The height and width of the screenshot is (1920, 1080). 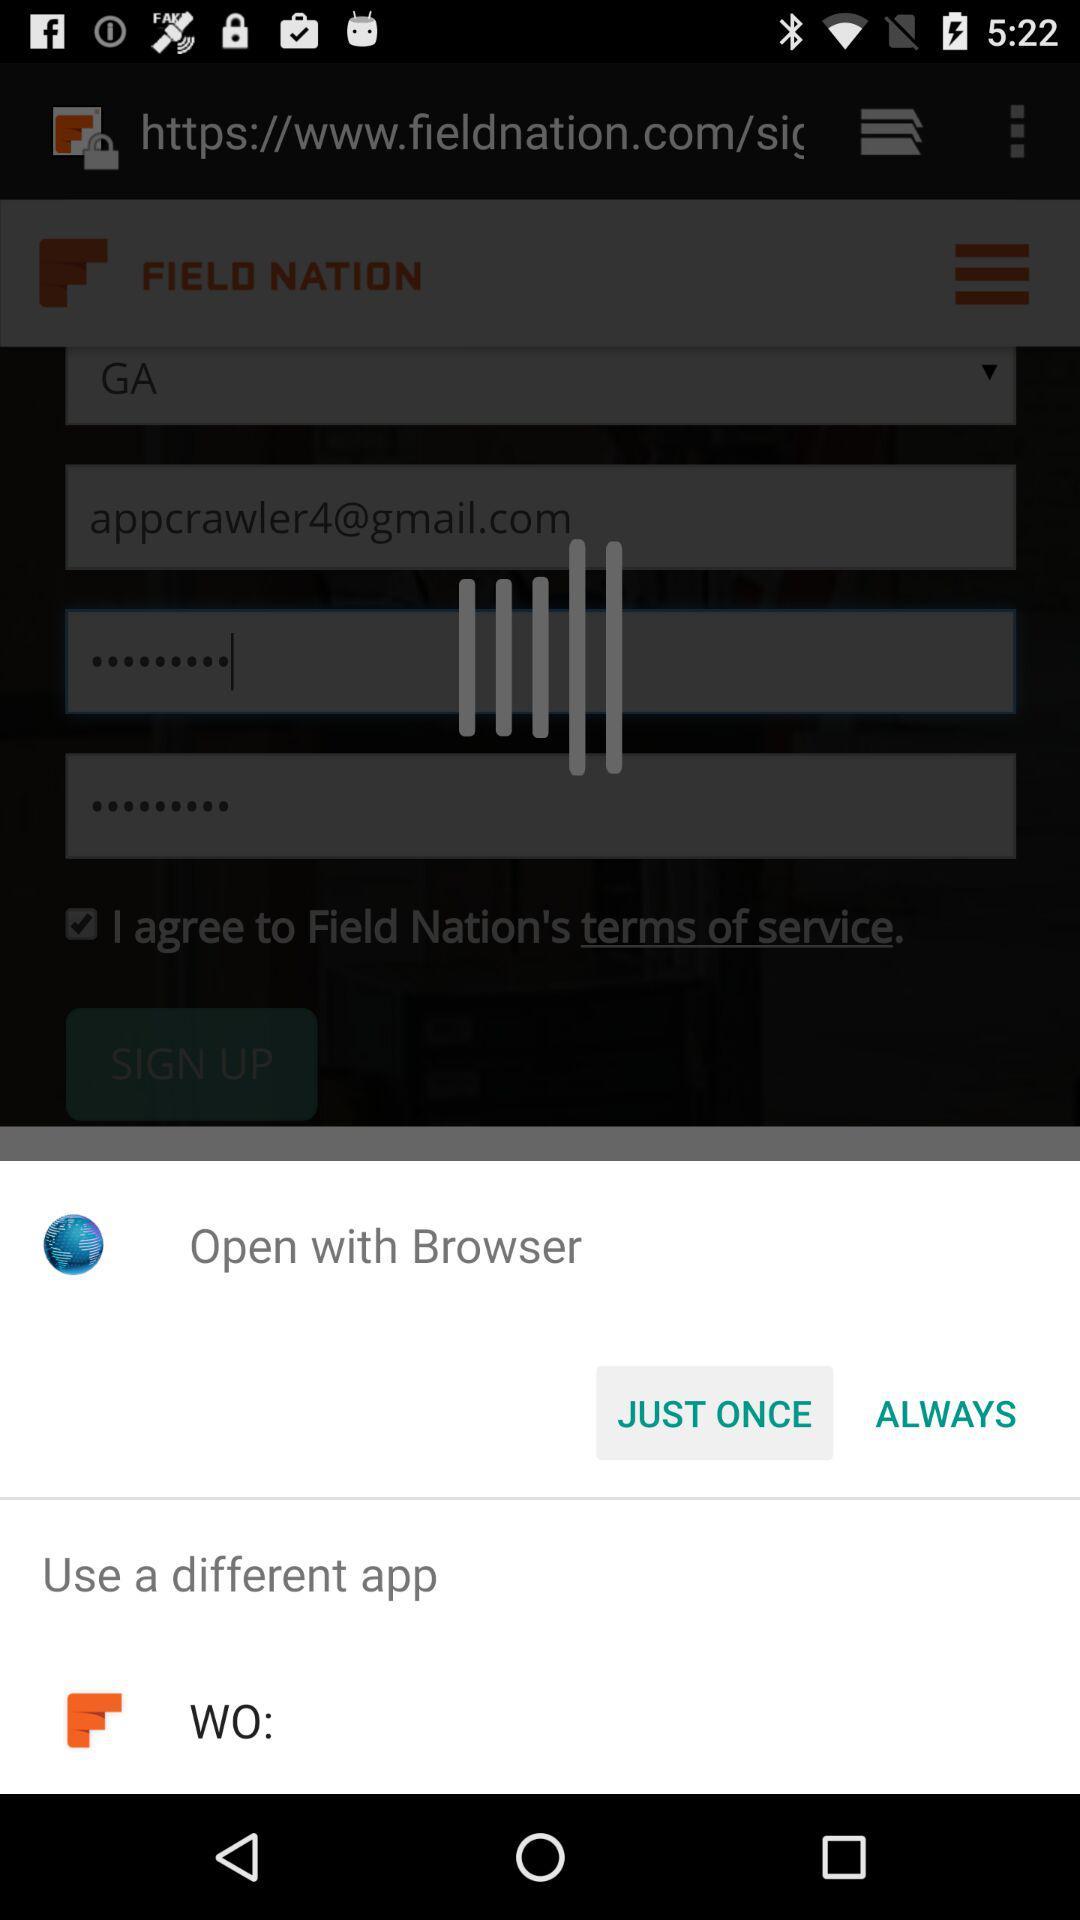 What do you see at coordinates (945, 1411) in the screenshot?
I see `item next to the just once button` at bounding box center [945, 1411].